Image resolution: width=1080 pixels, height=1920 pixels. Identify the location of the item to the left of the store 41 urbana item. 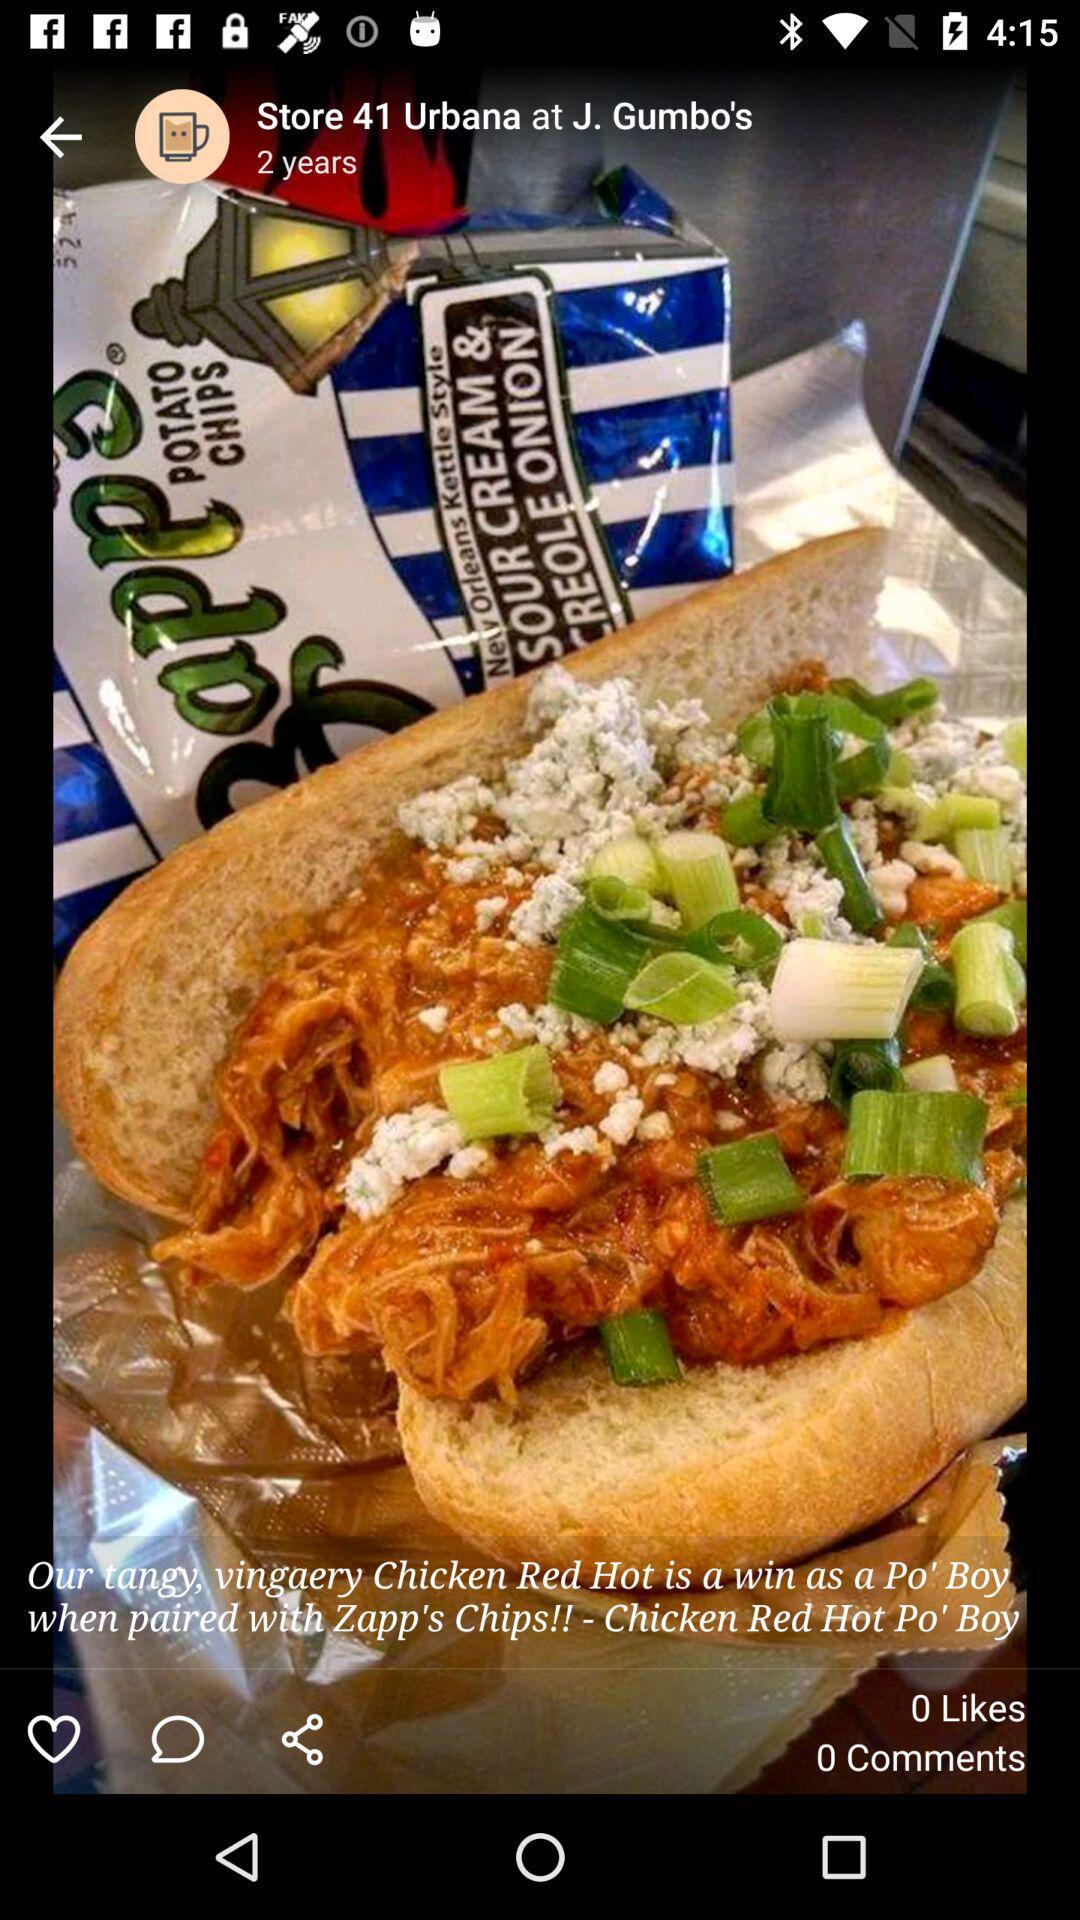
(182, 135).